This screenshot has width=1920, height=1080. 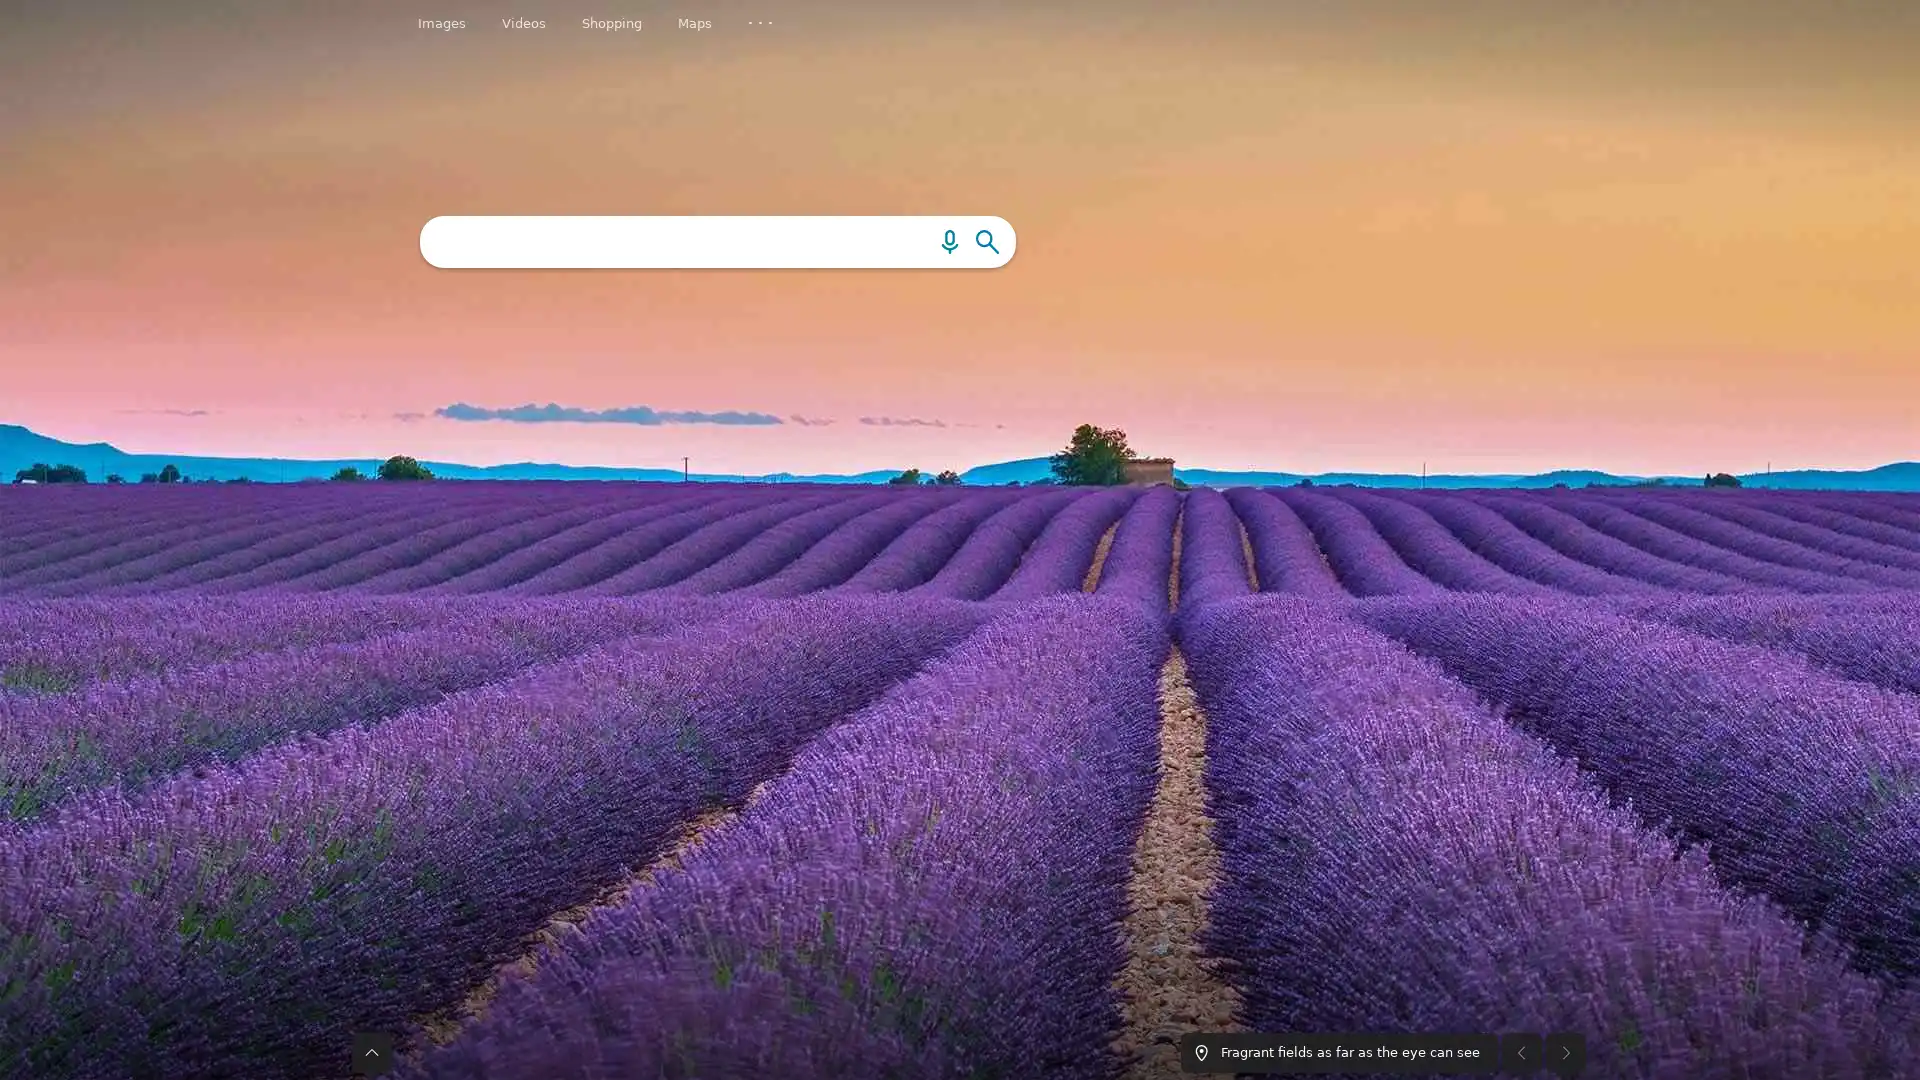 I want to click on Next image, so click(x=1564, y=715).